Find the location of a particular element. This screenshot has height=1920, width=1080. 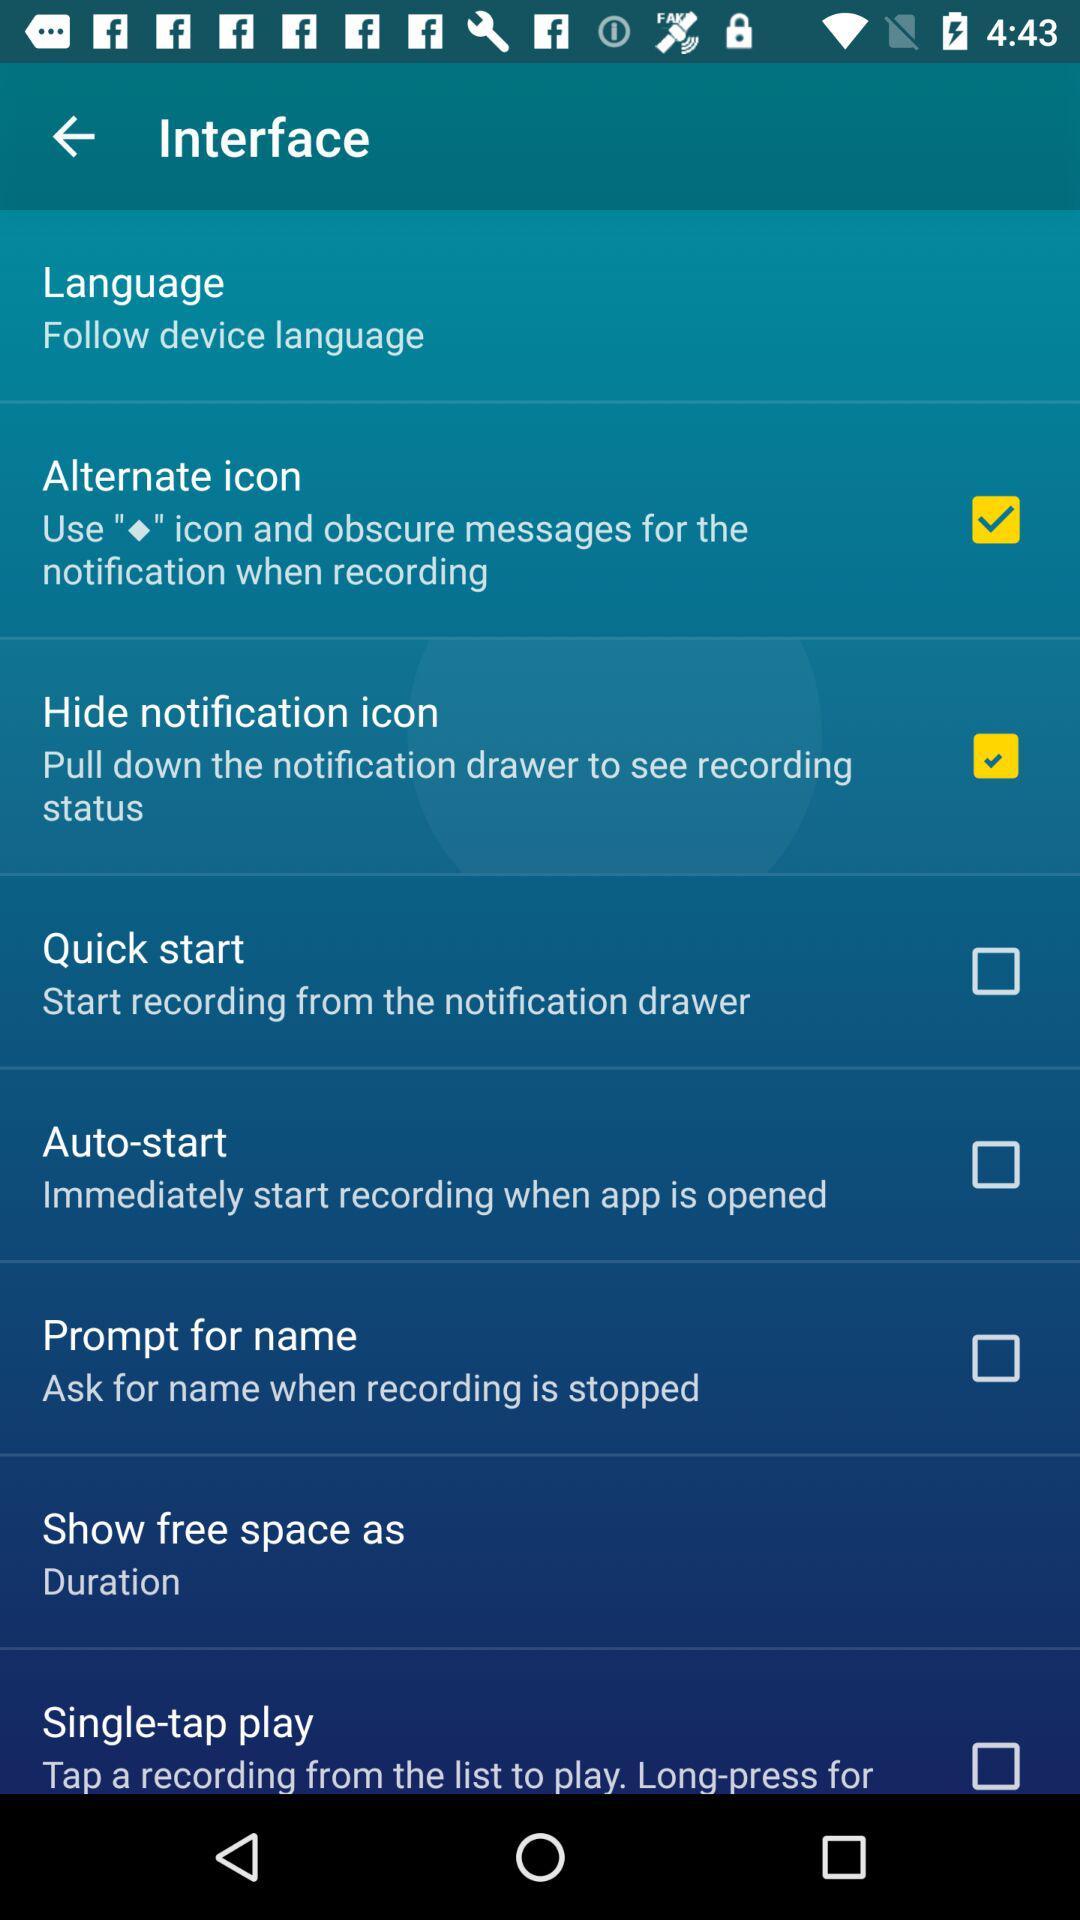

tap a recording item is located at coordinates (477, 1771).